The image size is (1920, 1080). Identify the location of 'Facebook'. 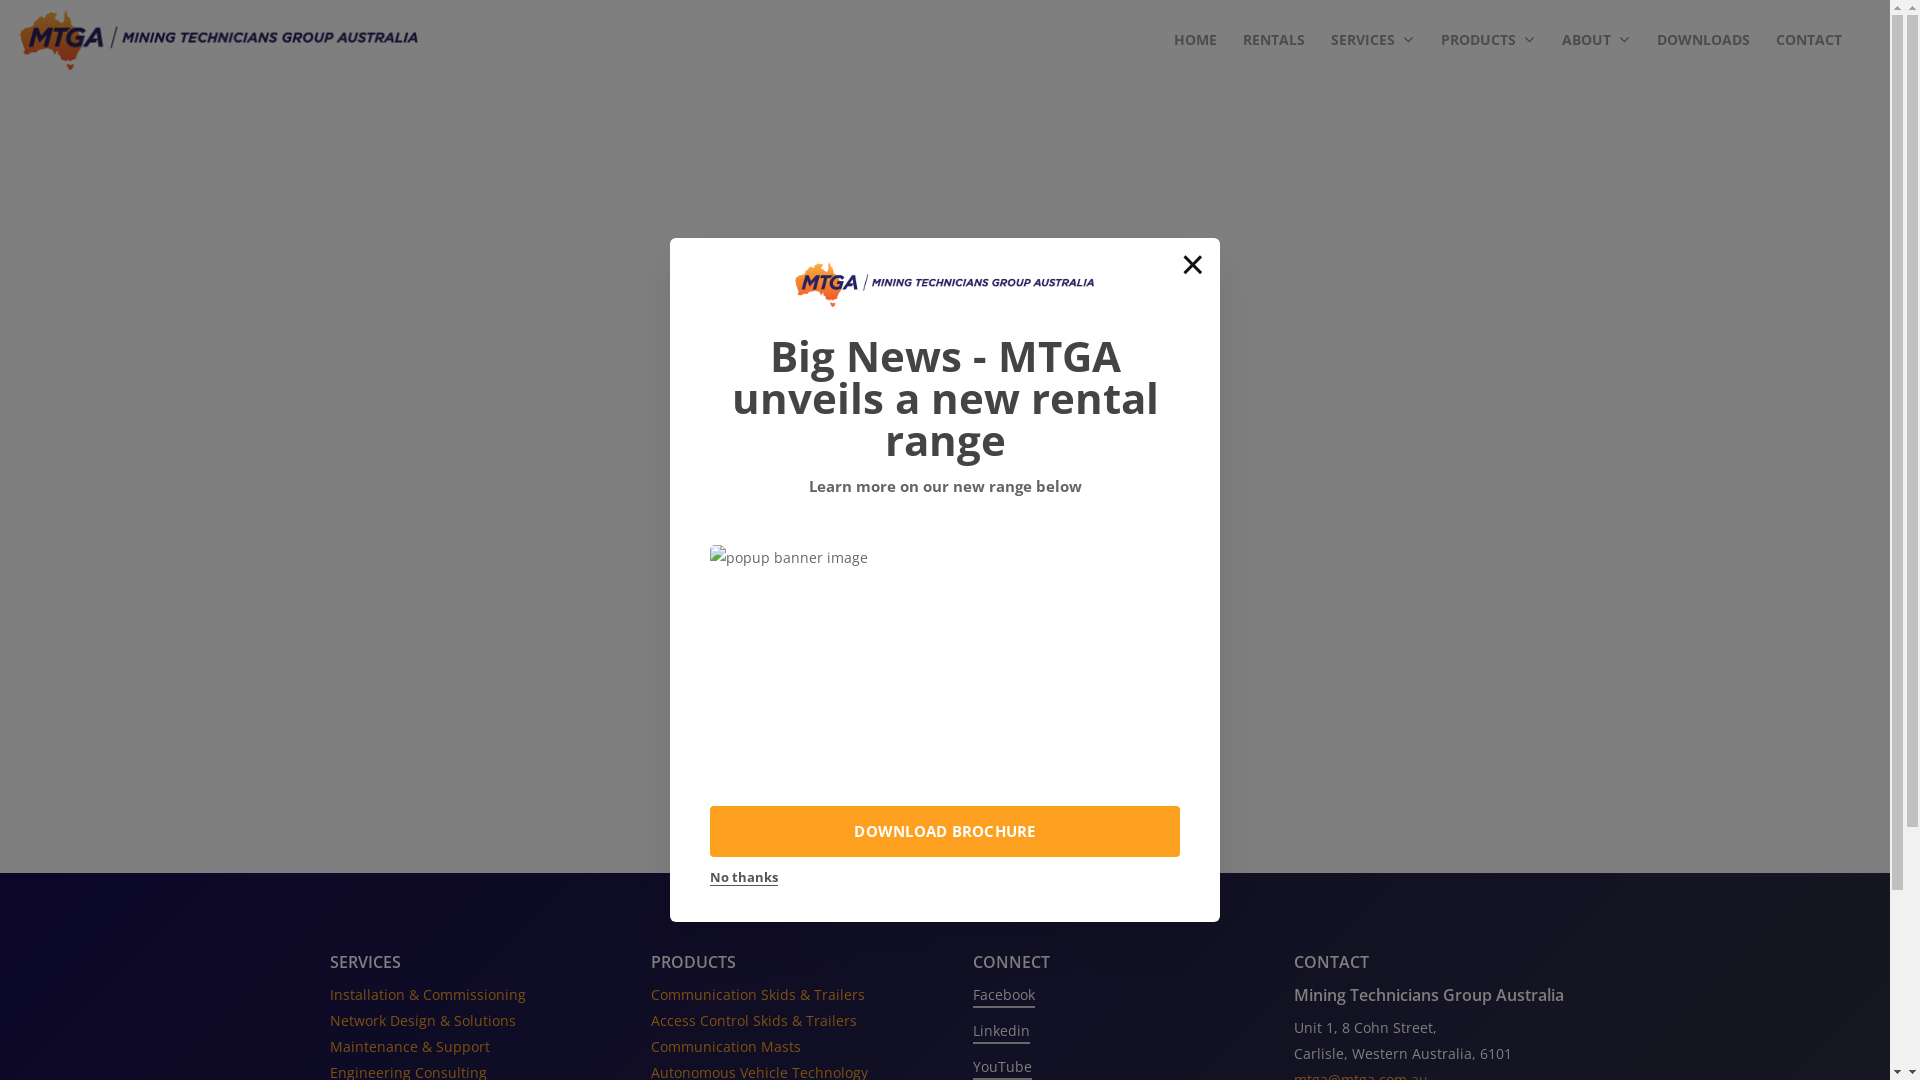
(1003, 995).